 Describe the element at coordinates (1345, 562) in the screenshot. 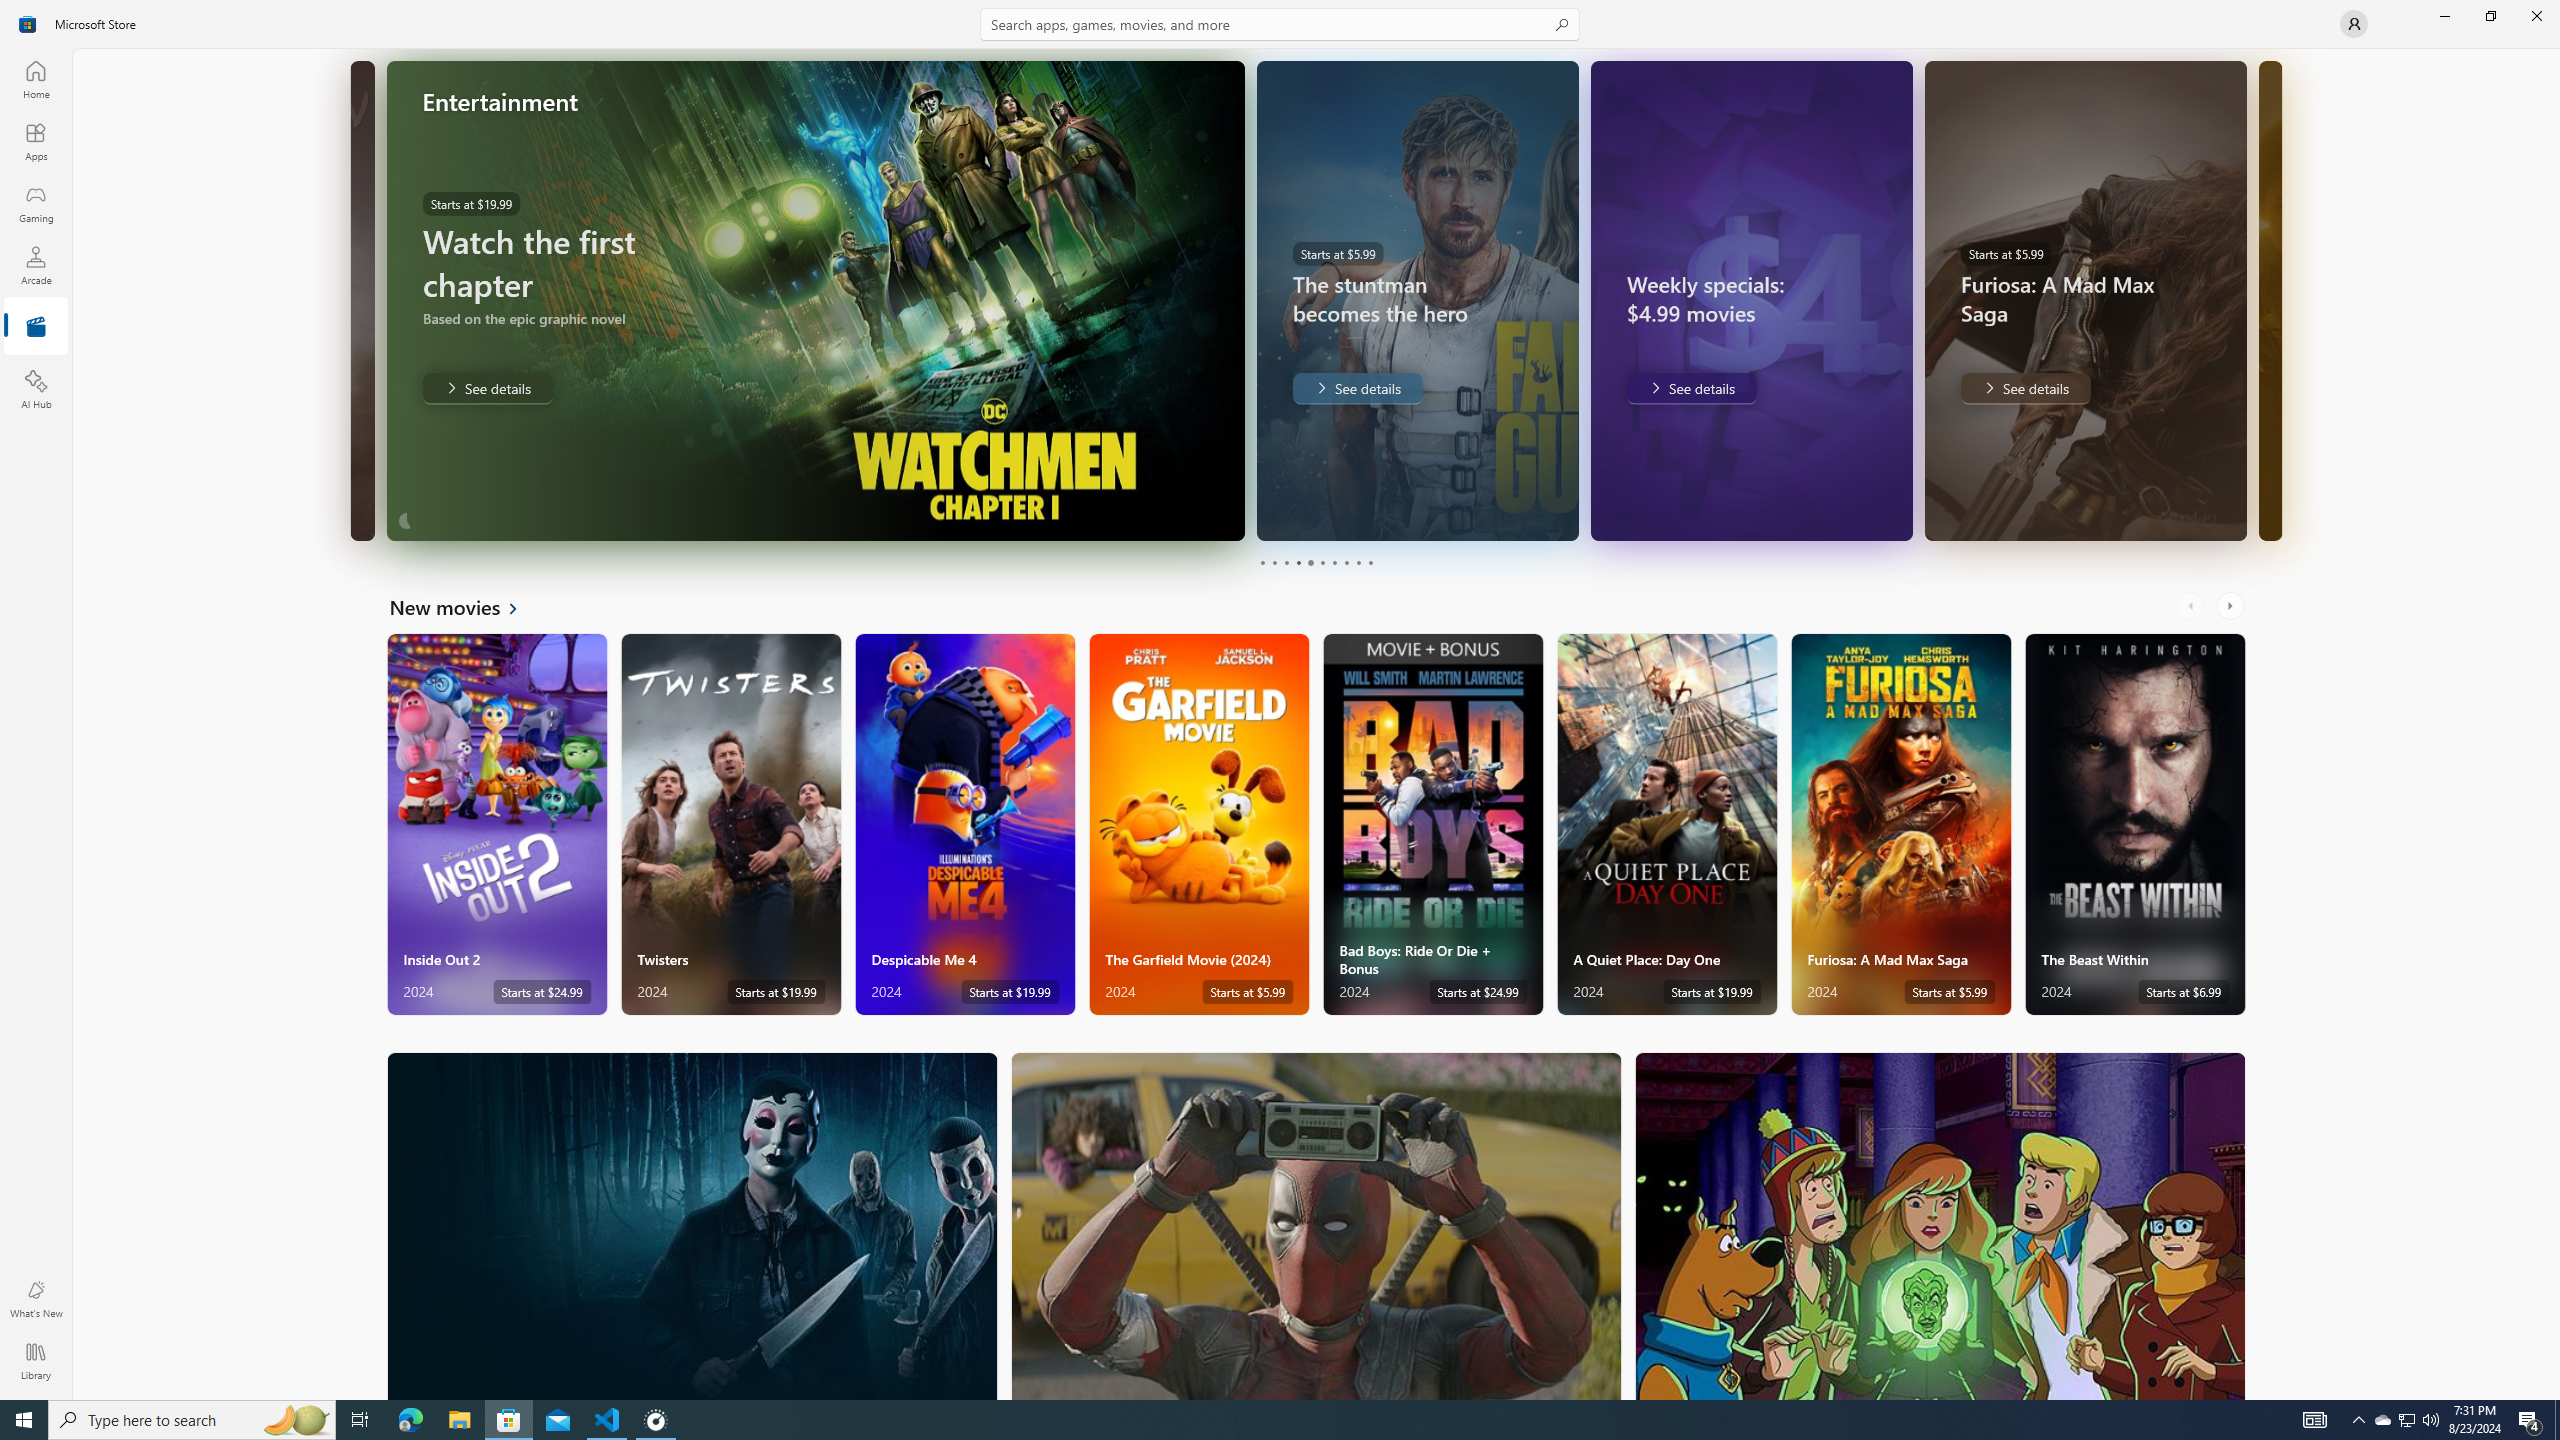

I see `'Page 8'` at that location.